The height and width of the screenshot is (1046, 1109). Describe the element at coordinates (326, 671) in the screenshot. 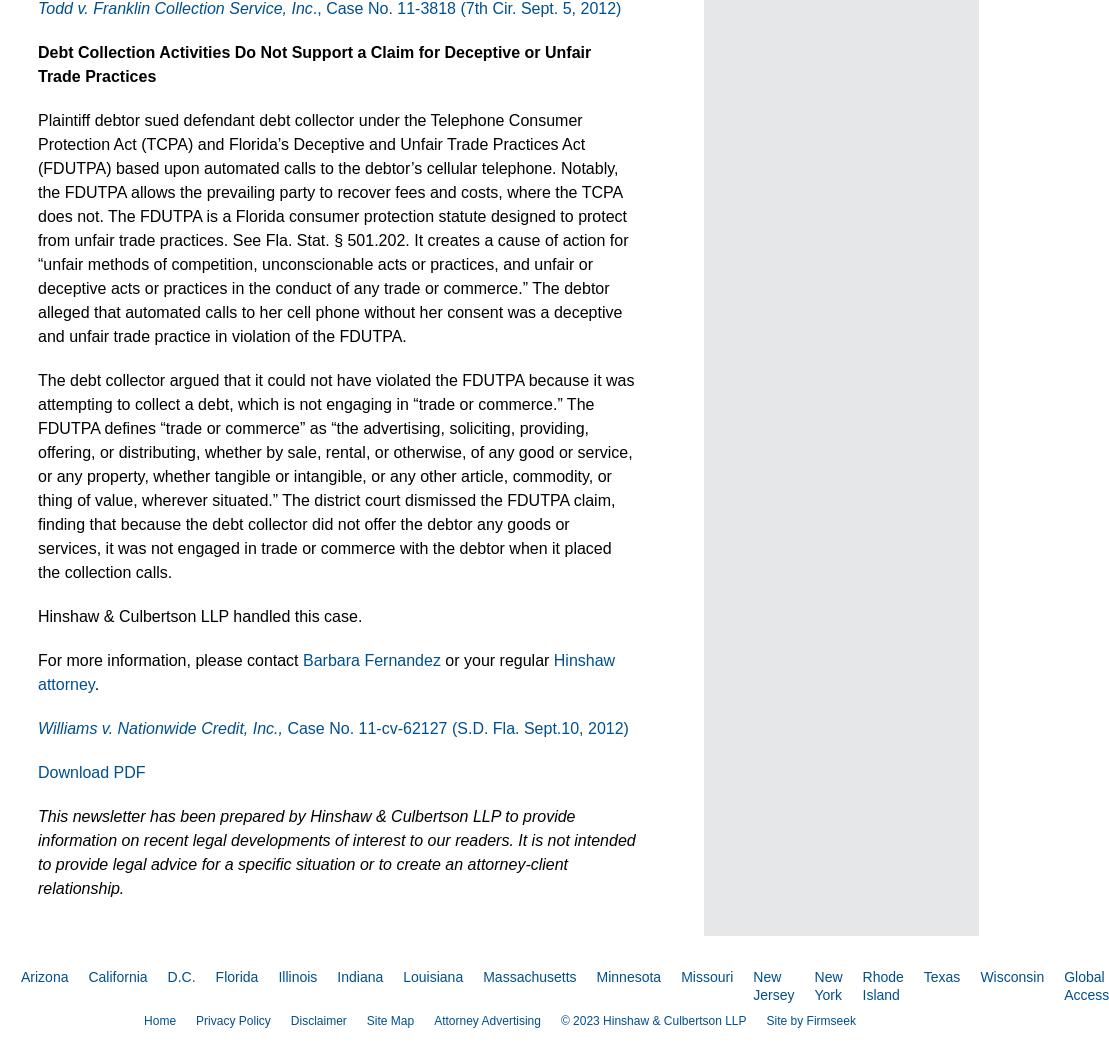

I see `'Hinshaw attorney'` at that location.